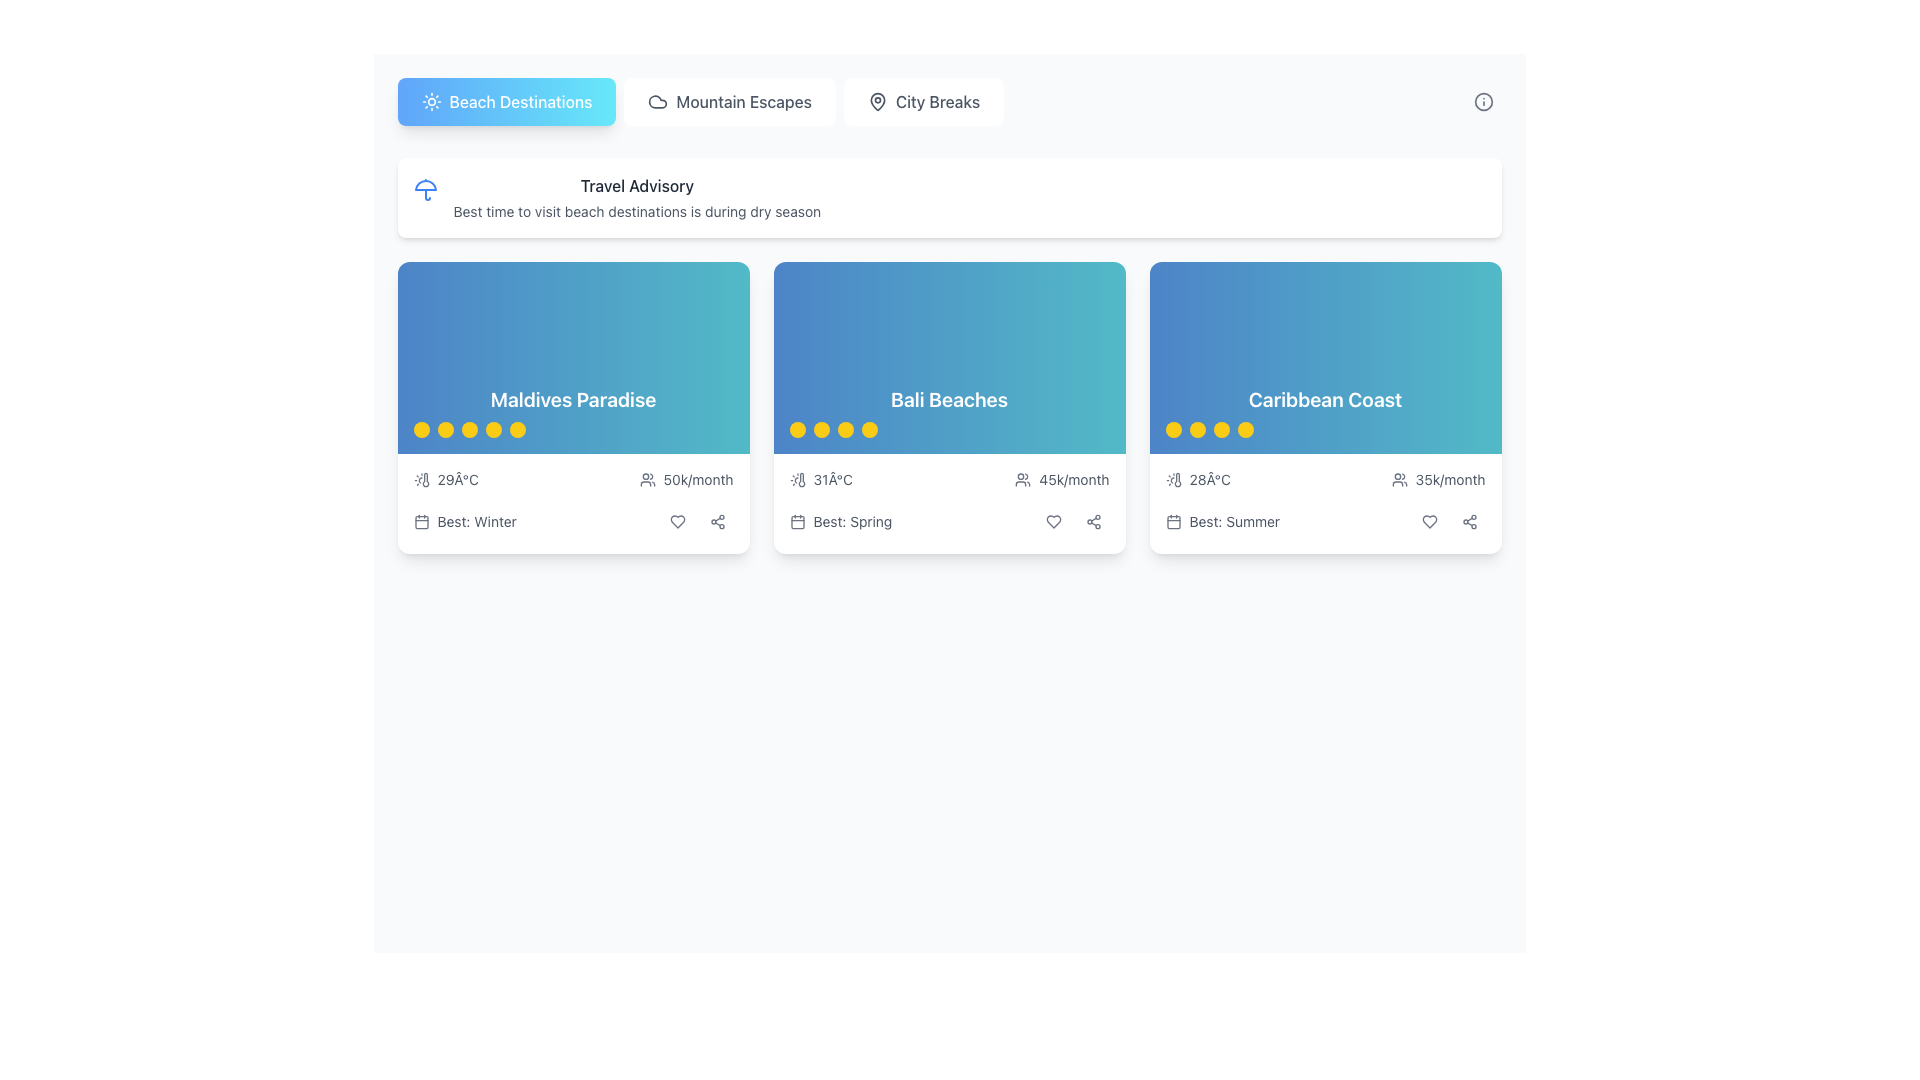  What do you see at coordinates (507, 101) in the screenshot?
I see `the 'Beach Destinations' button located at the top-left section of the interface, which is the first tab in a horizontal navigation bar, to observe interactive effects` at bounding box center [507, 101].